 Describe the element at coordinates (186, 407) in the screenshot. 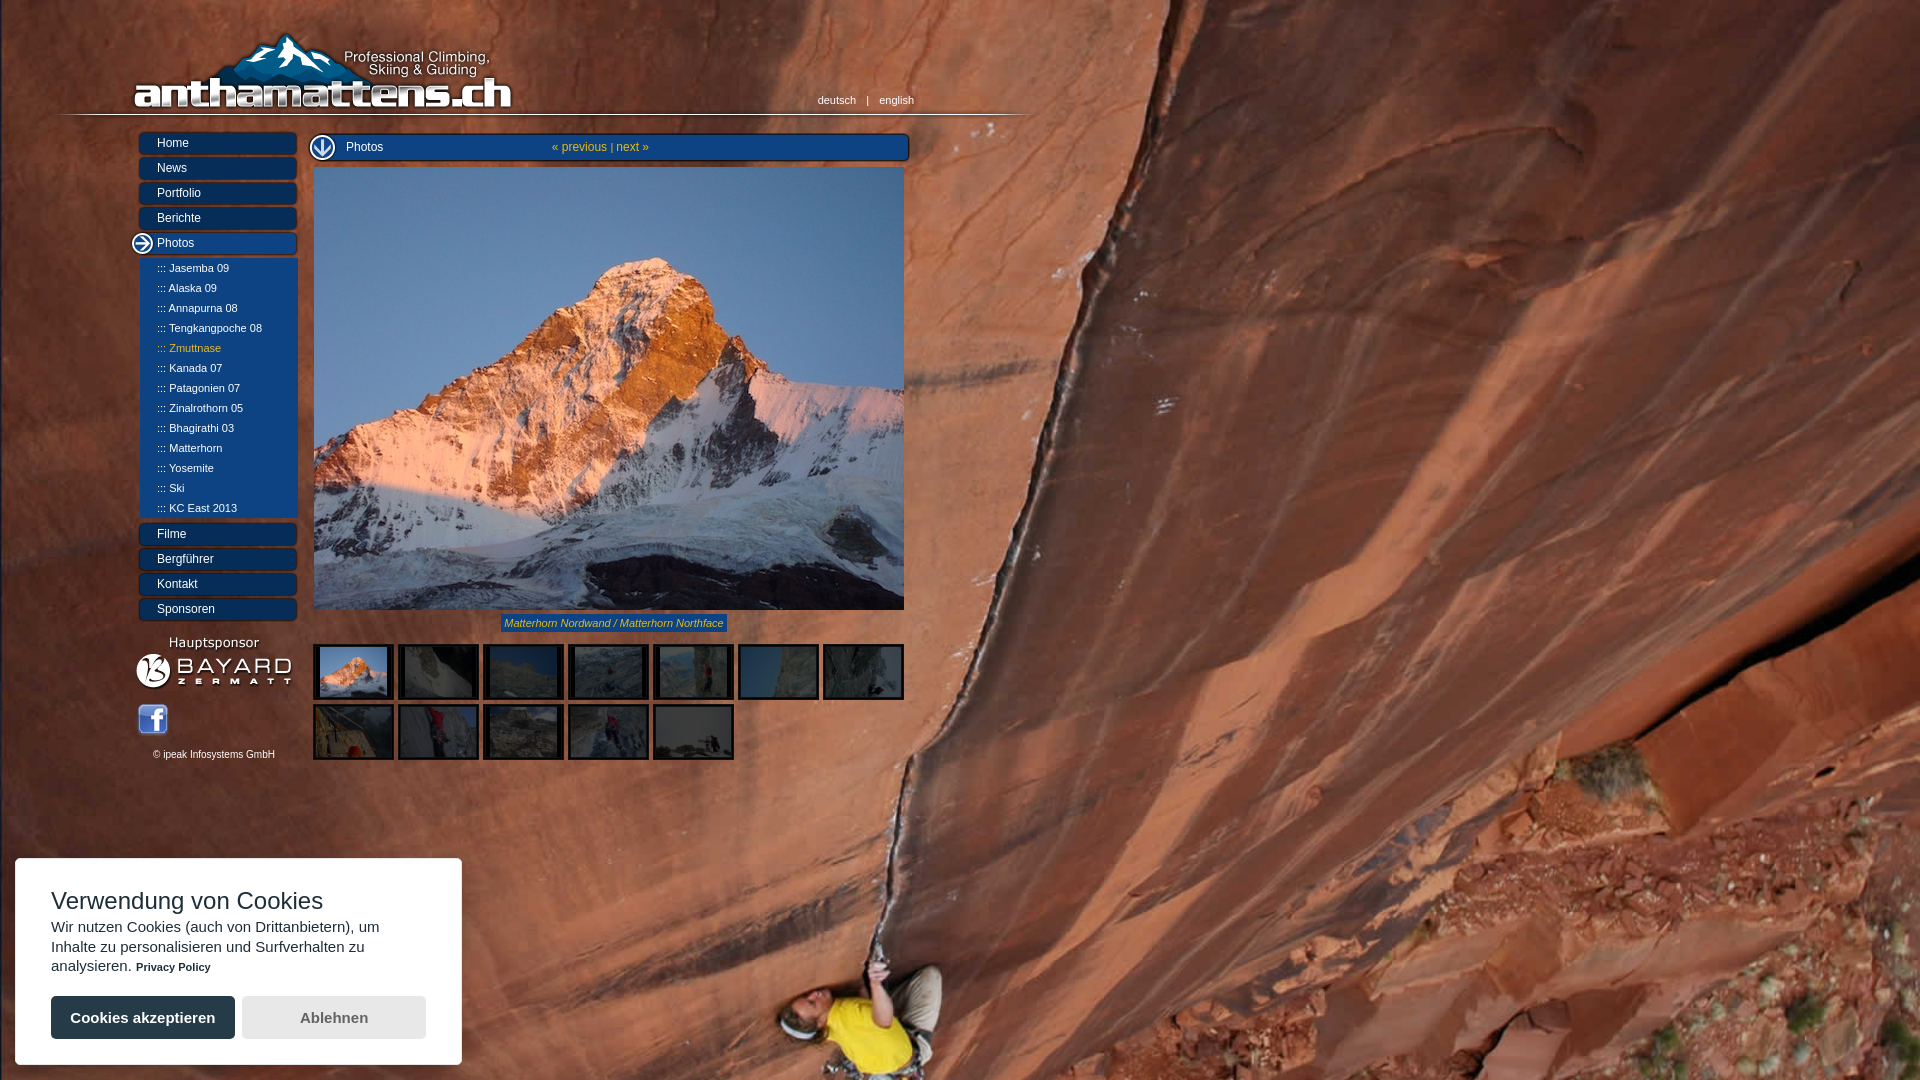

I see `'::: Zinalrothorn 05'` at that location.